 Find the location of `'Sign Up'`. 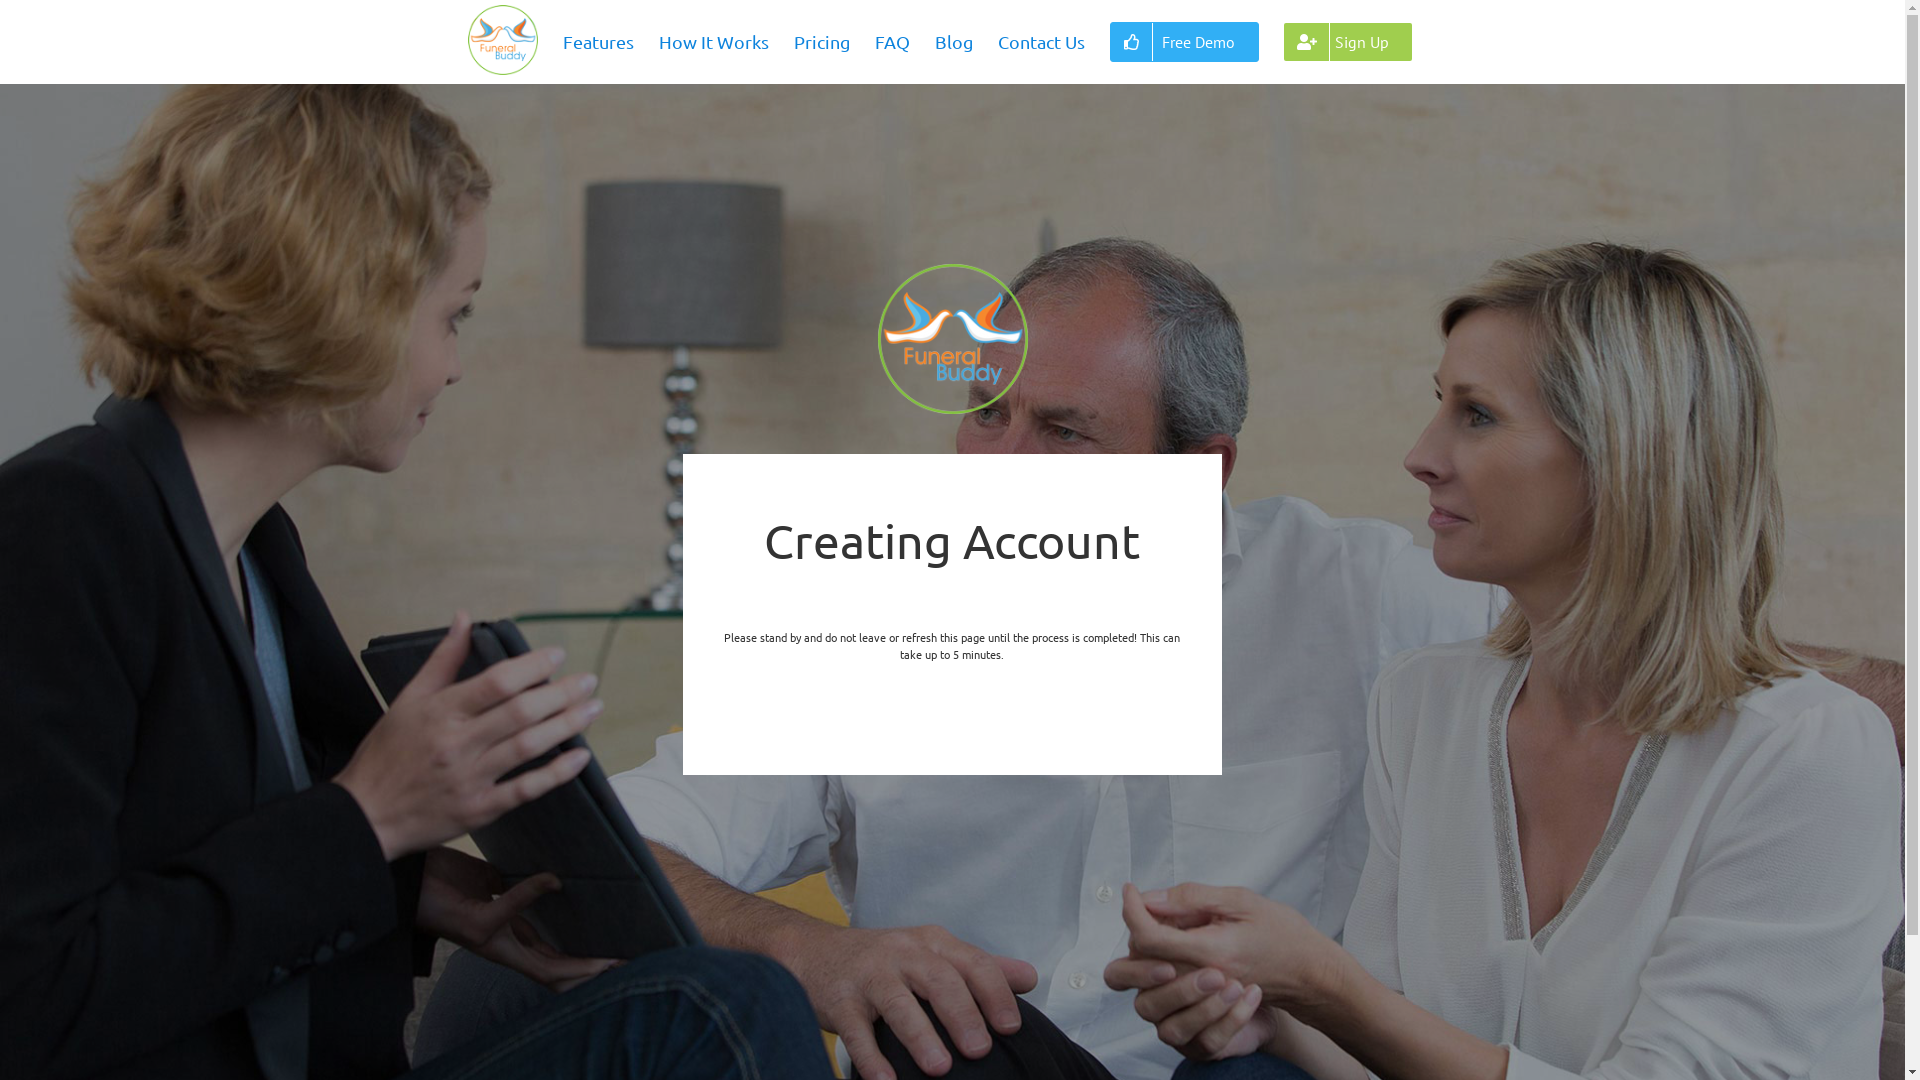

'Sign Up' is located at coordinates (1348, 42).